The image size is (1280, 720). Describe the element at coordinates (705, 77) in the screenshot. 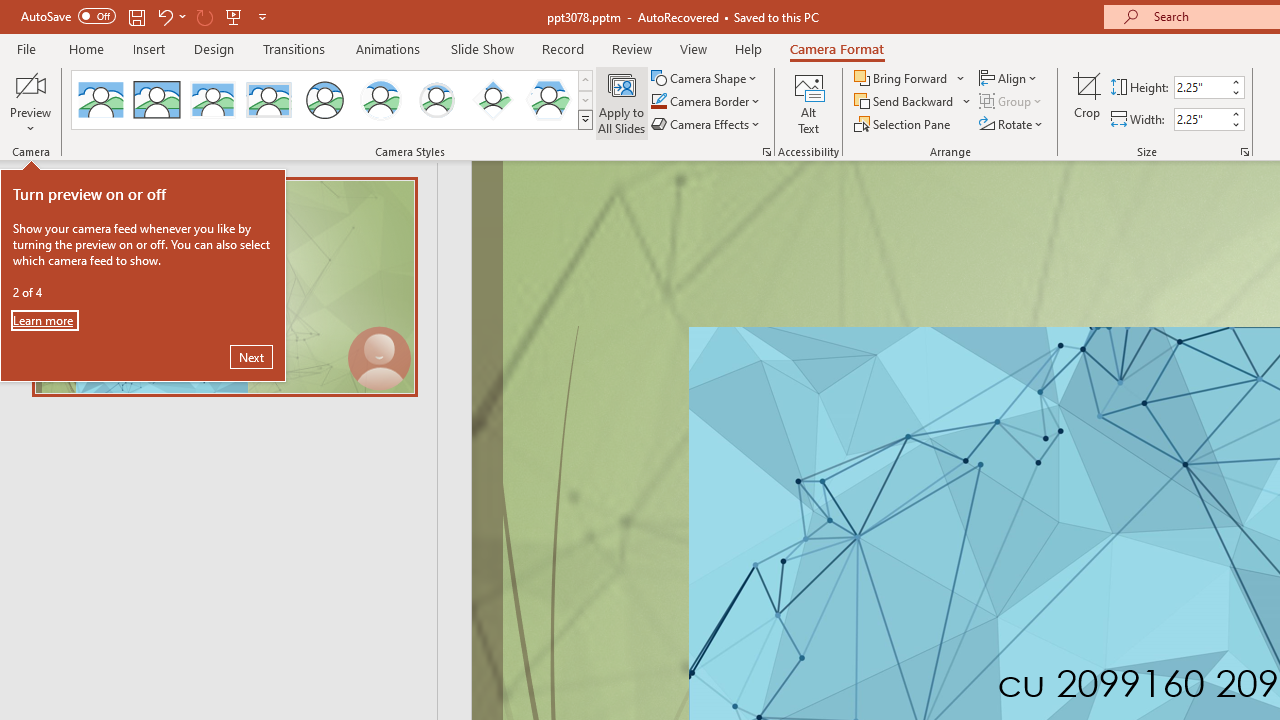

I see `'Camera Shape'` at that location.